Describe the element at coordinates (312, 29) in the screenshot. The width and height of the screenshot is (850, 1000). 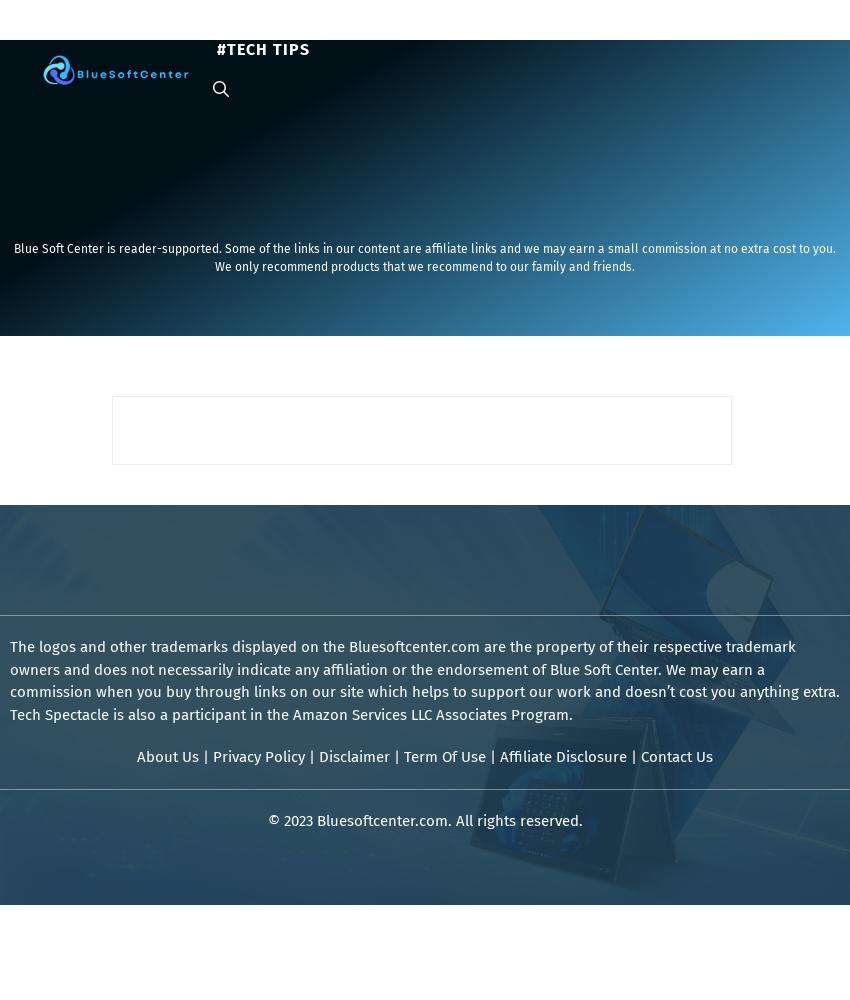
I see `'Laptops'` at that location.